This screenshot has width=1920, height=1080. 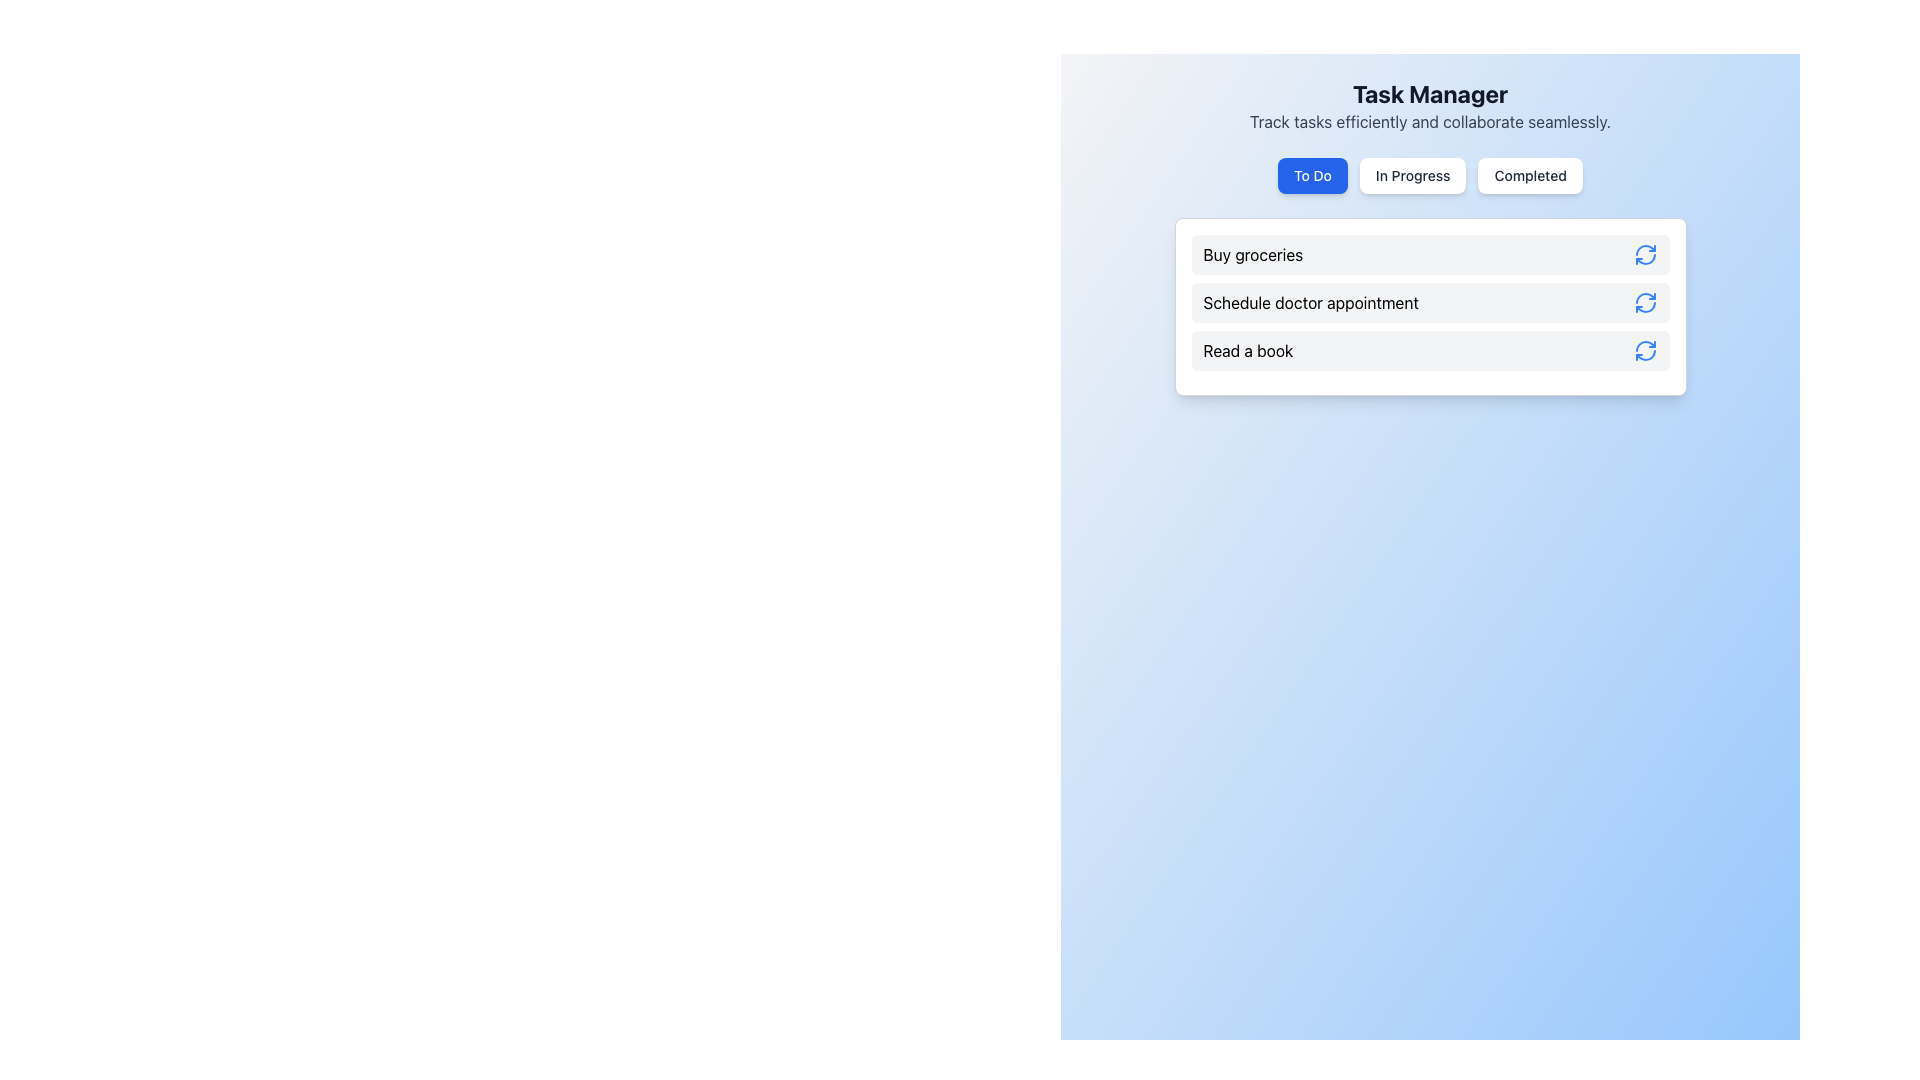 What do you see at coordinates (1645, 350) in the screenshot?
I see `the refresh icon button associated with the 'Read a book' task to receive interaction feedback` at bounding box center [1645, 350].